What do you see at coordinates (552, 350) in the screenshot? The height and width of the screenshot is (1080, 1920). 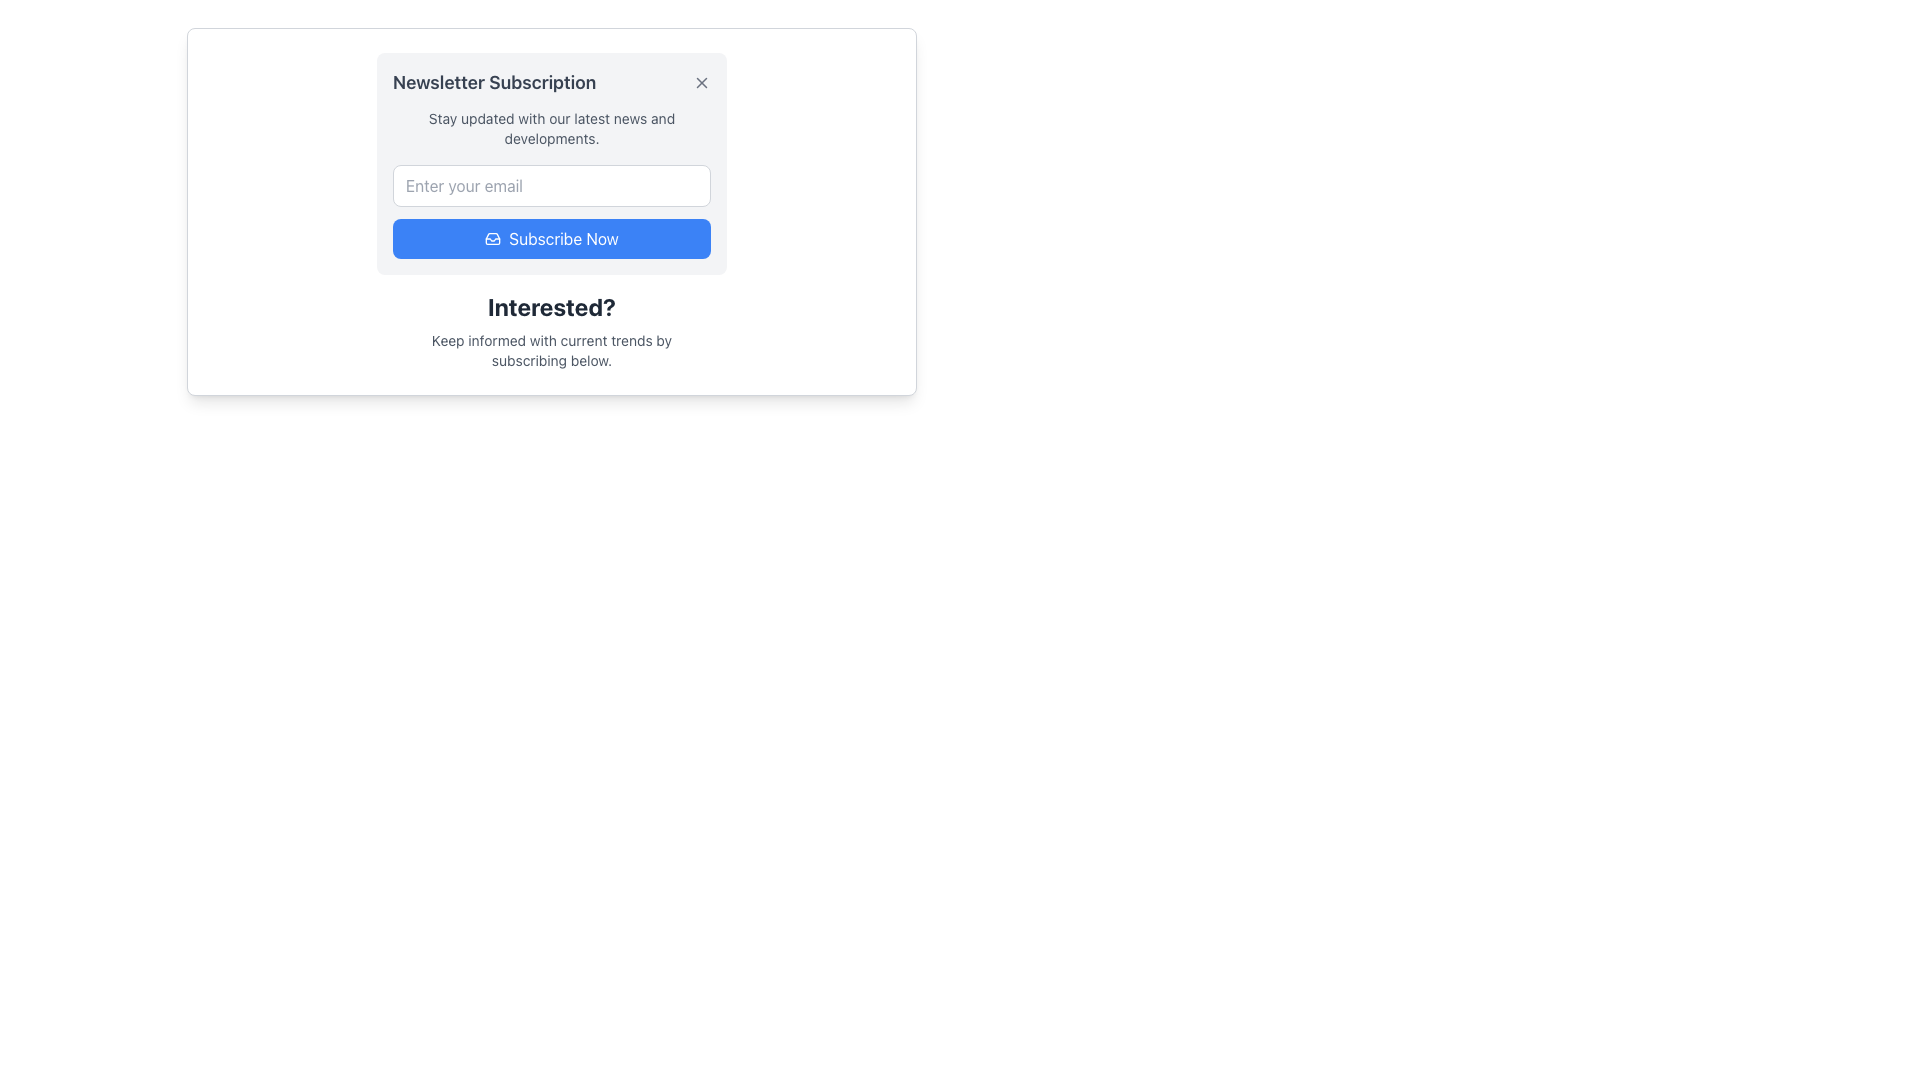 I see `the informational text located below the 'Interested?' header, which encourages user engagement with the subscription feature` at bounding box center [552, 350].